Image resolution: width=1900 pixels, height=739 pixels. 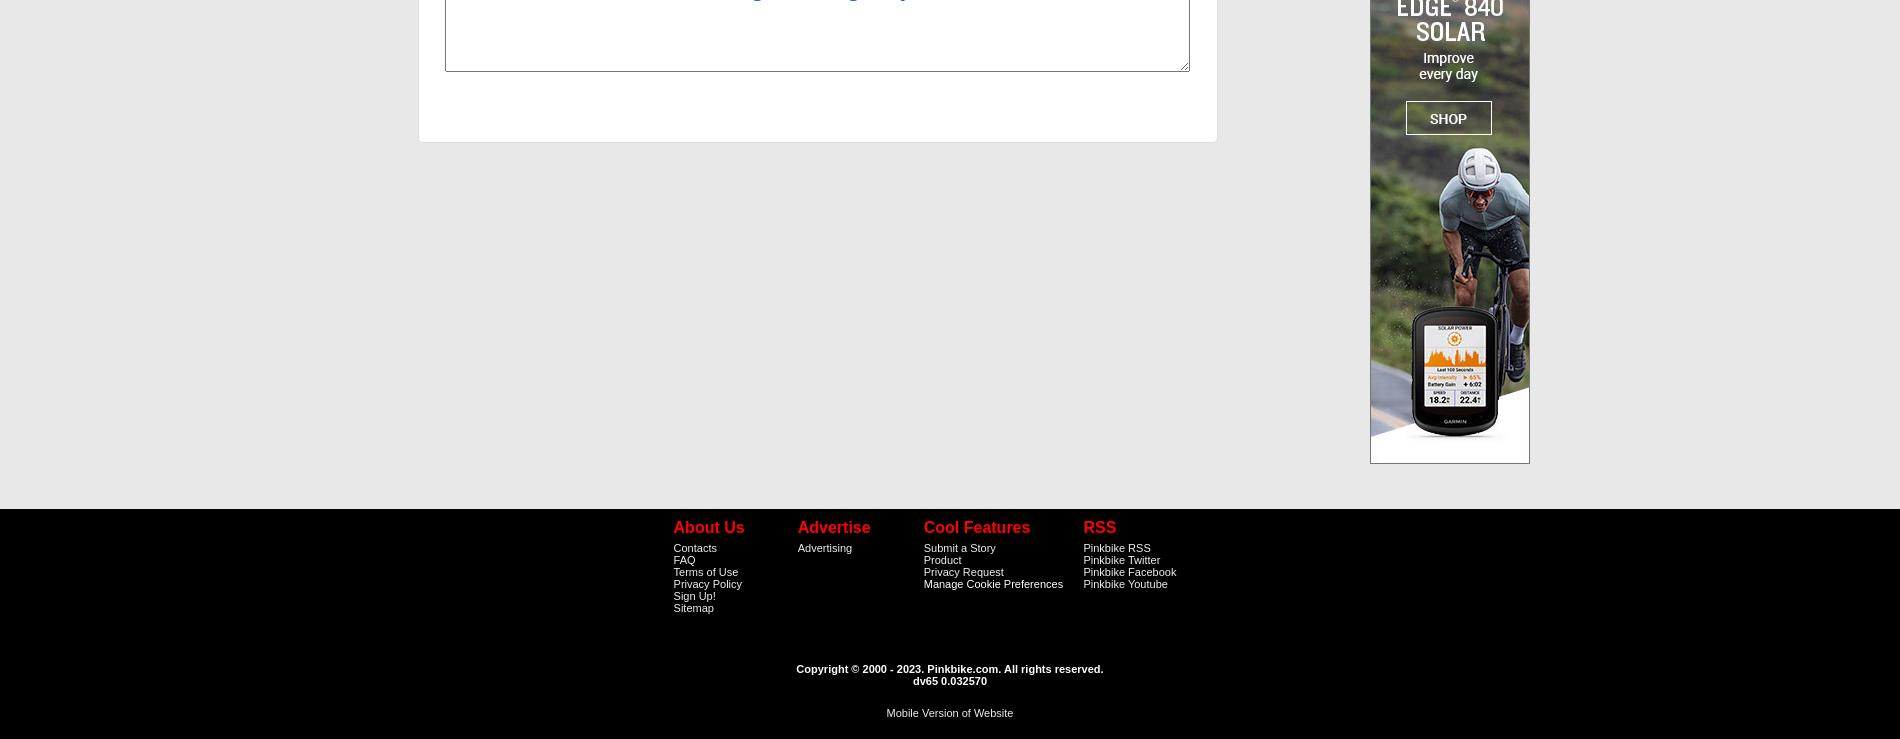 I want to click on 'Privacy Request', so click(x=962, y=570).